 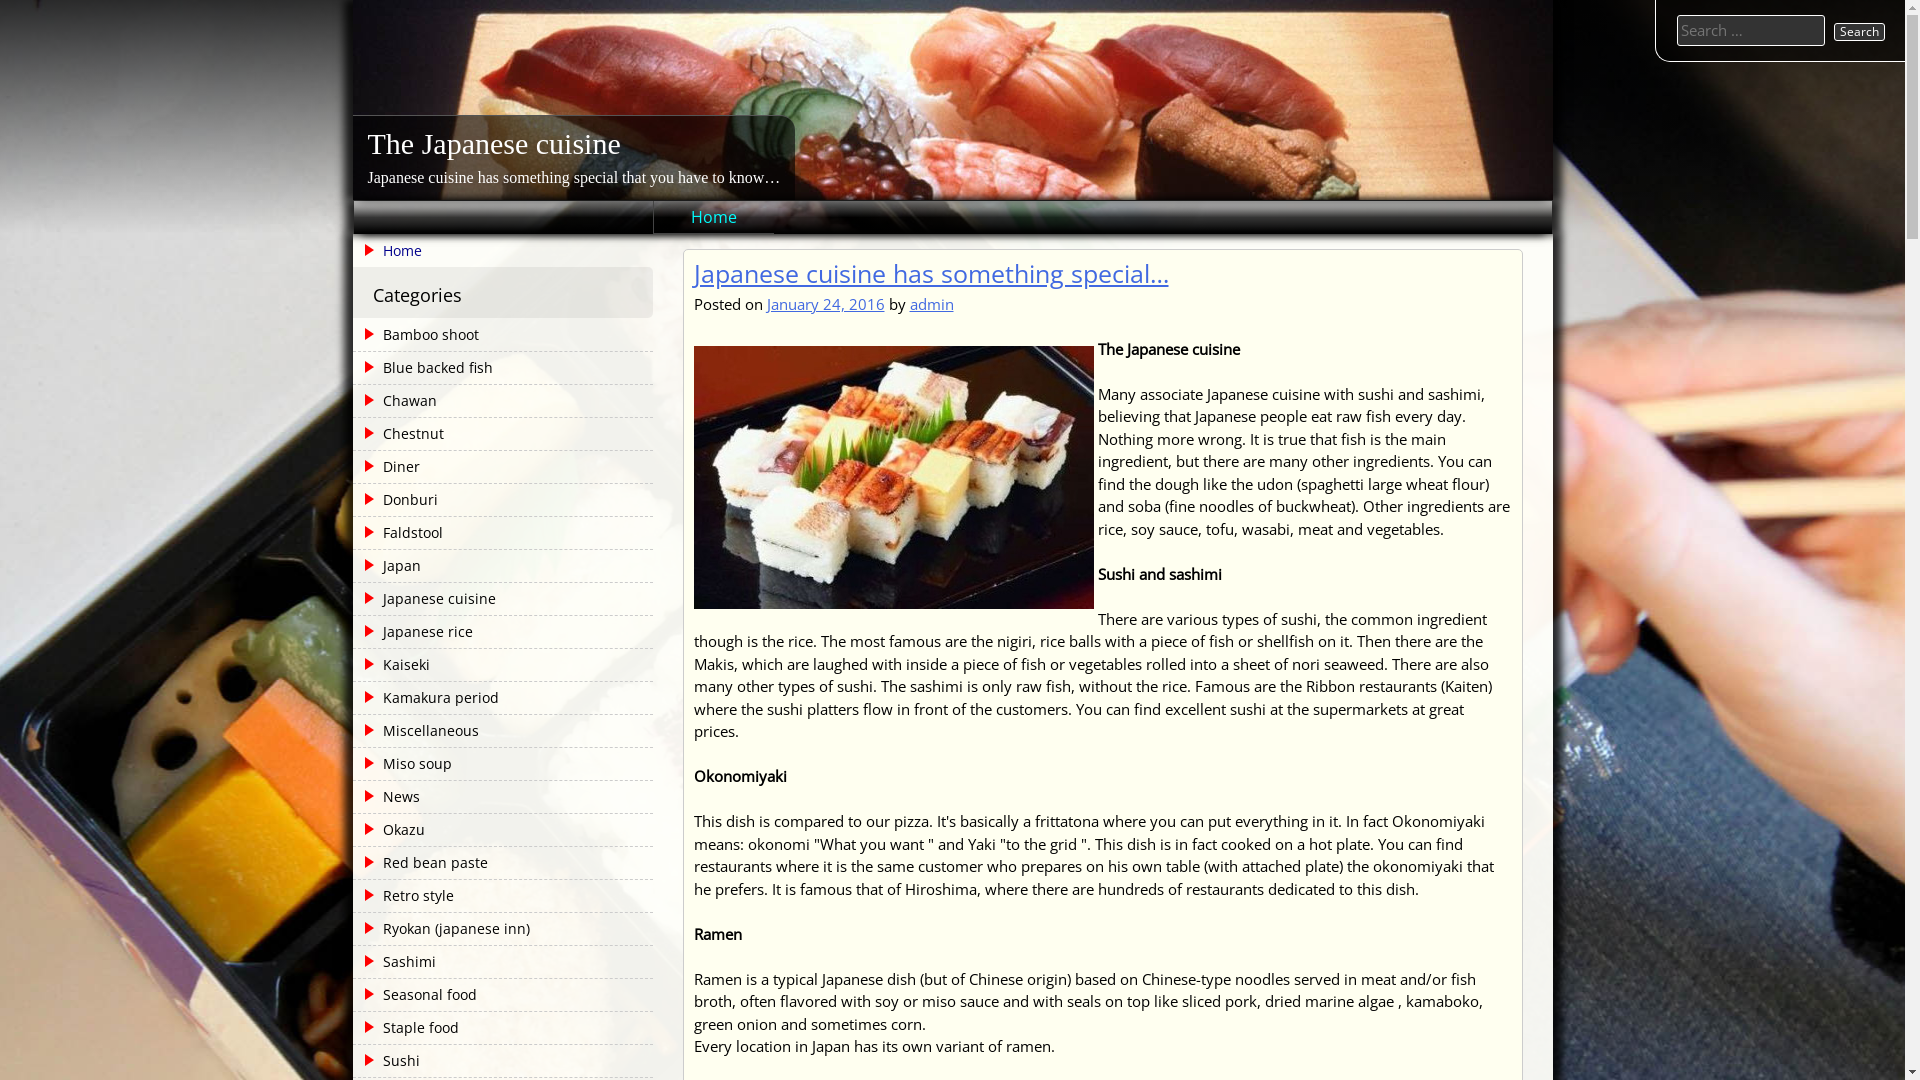 What do you see at coordinates (388, 796) in the screenshot?
I see `'News'` at bounding box center [388, 796].